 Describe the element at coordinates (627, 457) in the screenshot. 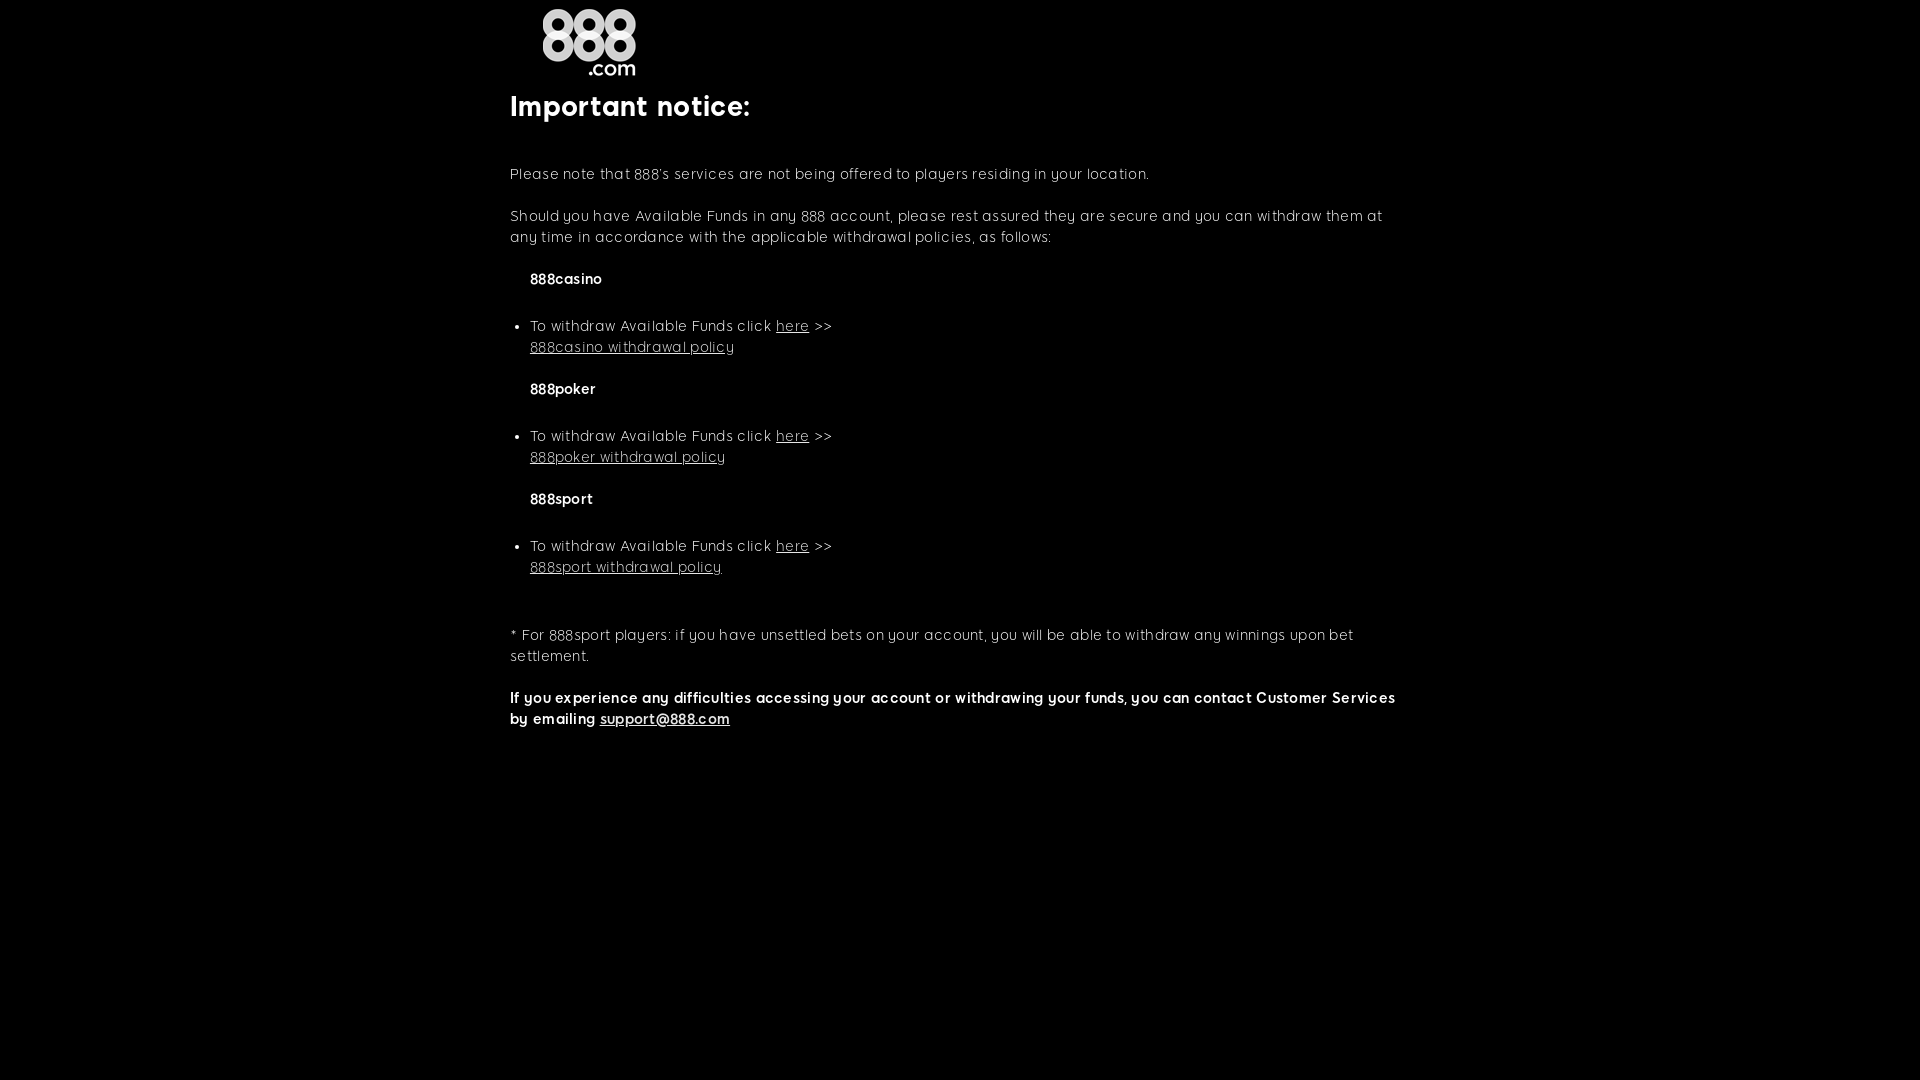

I see `'888poker withdrawal policy'` at that location.